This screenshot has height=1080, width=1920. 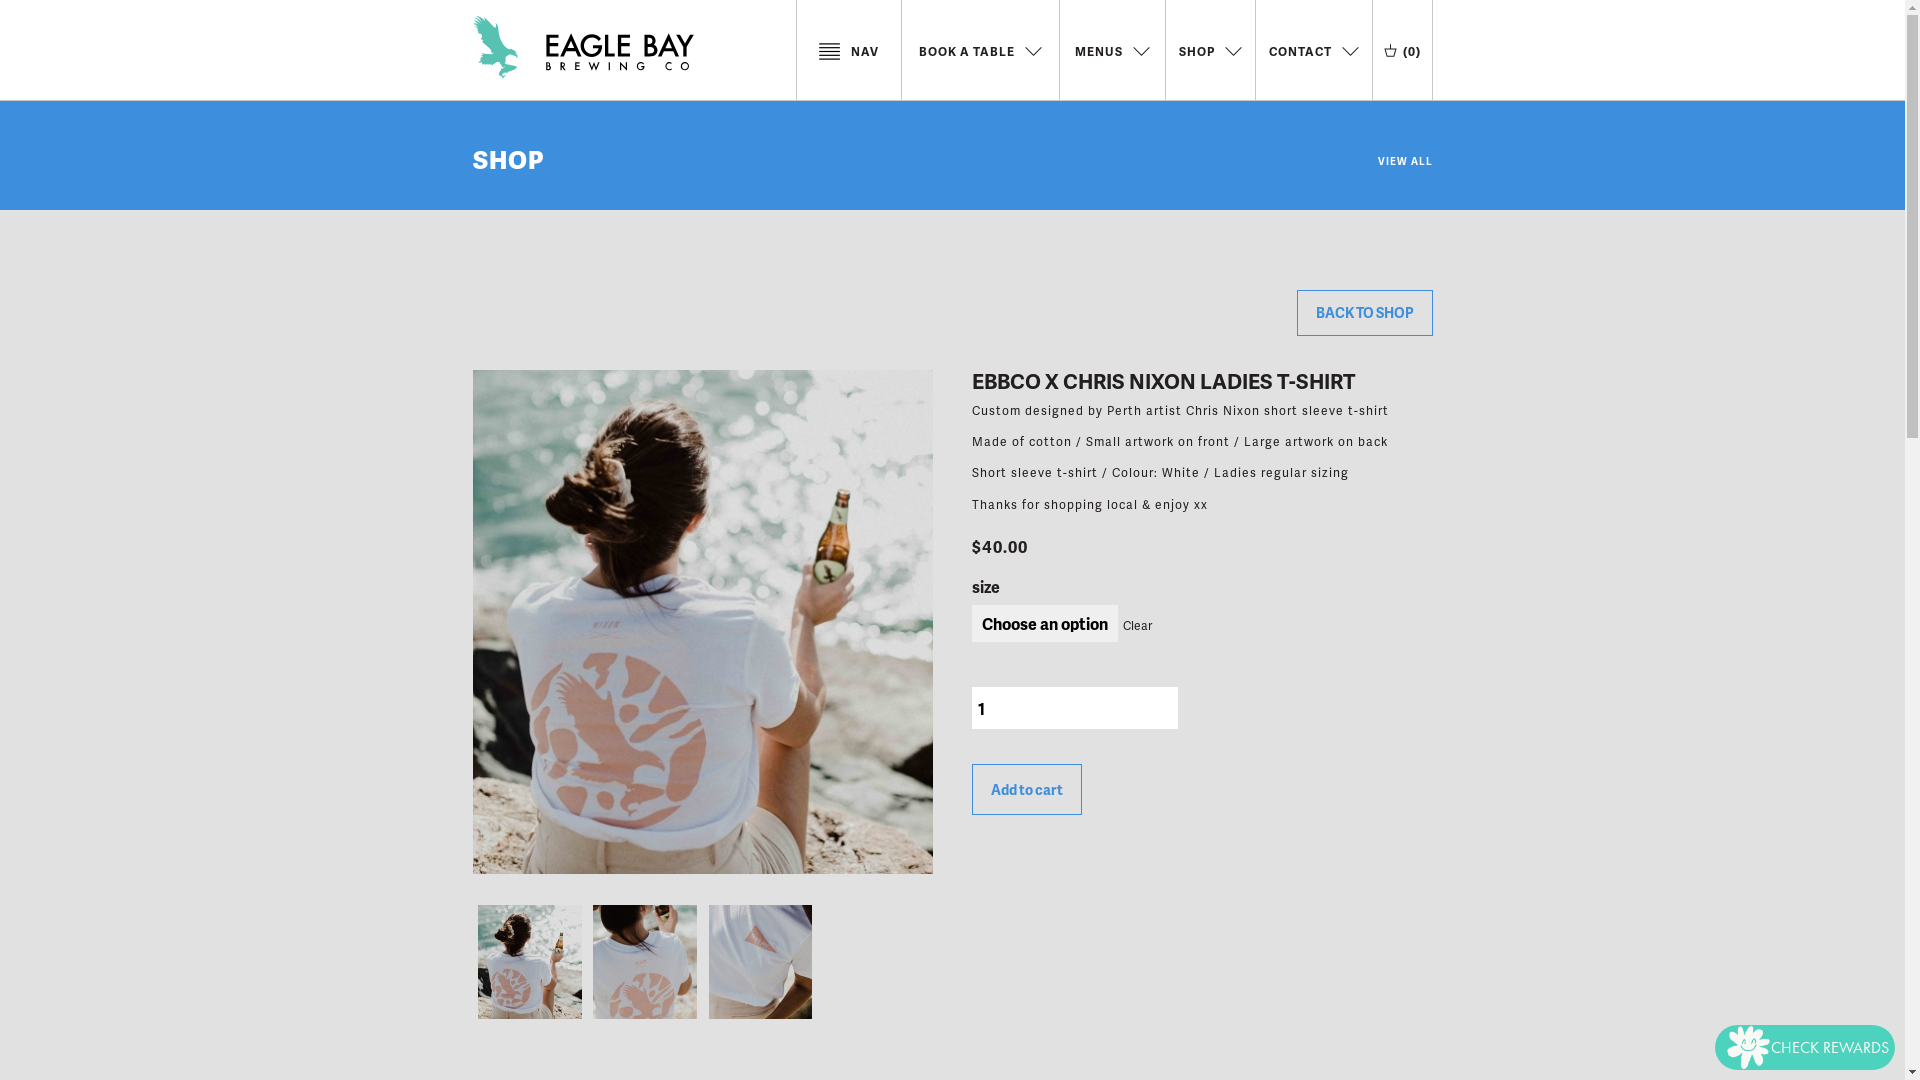 What do you see at coordinates (1134, 624) in the screenshot?
I see `'Clear'` at bounding box center [1134, 624].